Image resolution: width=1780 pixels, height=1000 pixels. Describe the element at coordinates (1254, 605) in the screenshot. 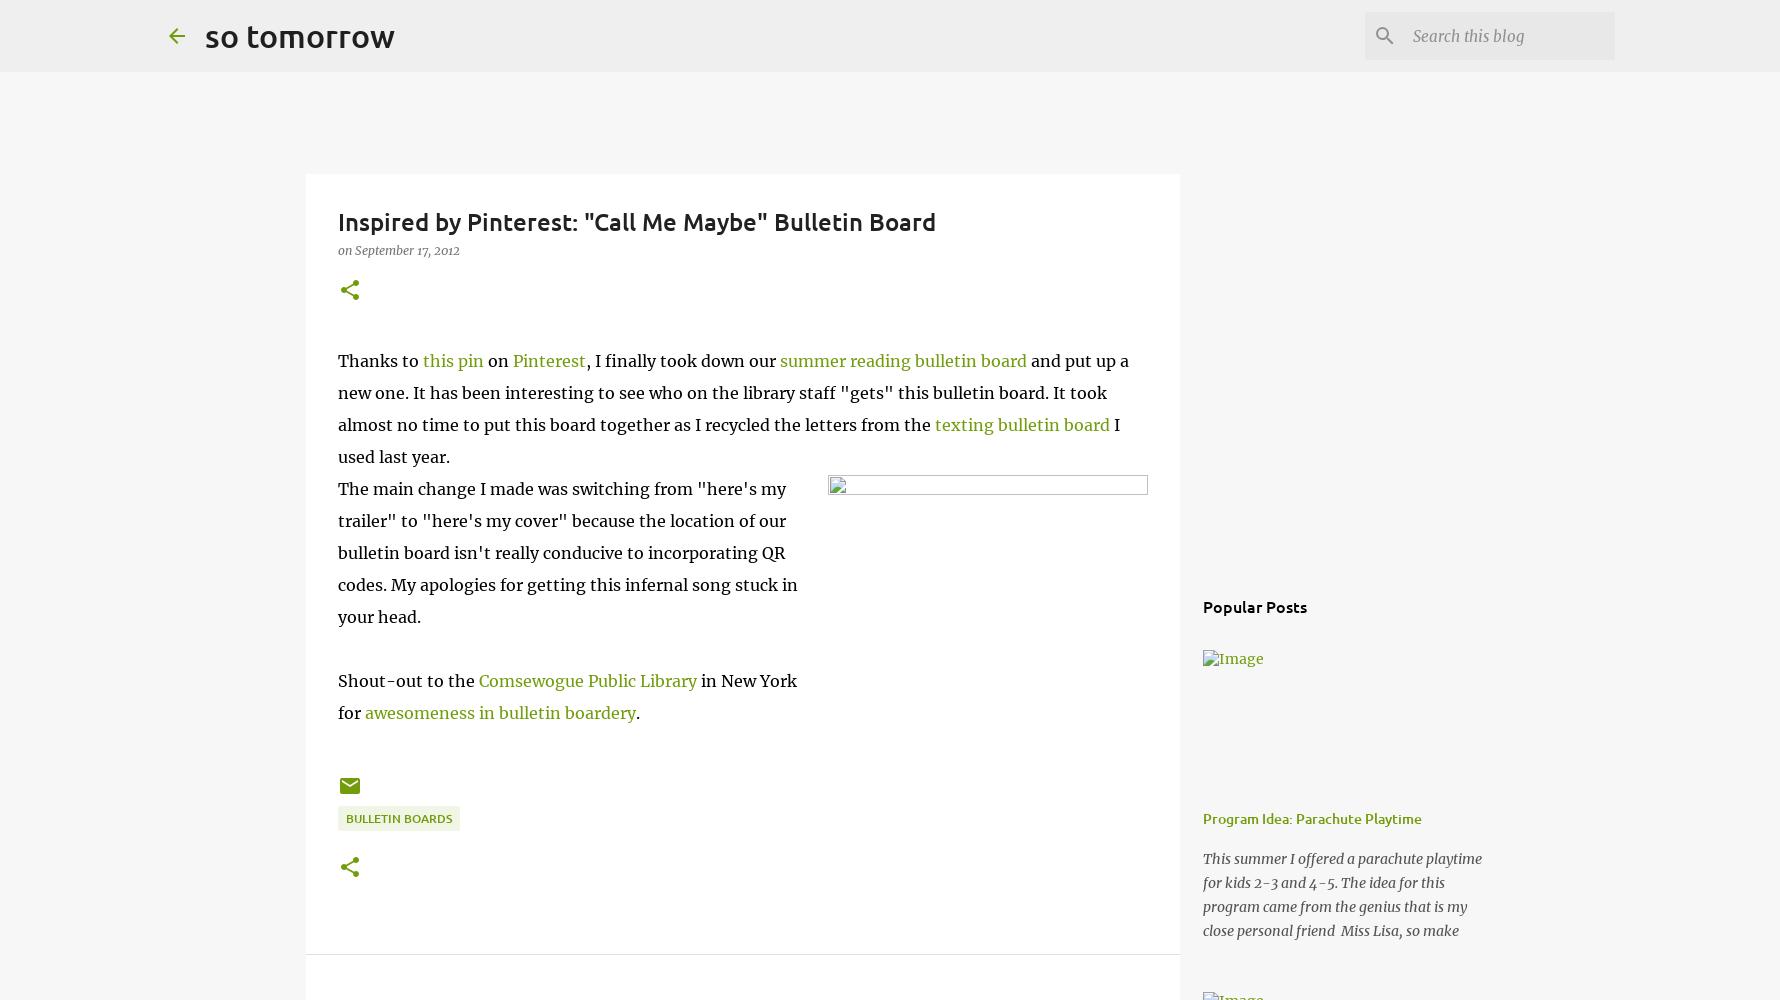

I see `'Popular Posts'` at that location.